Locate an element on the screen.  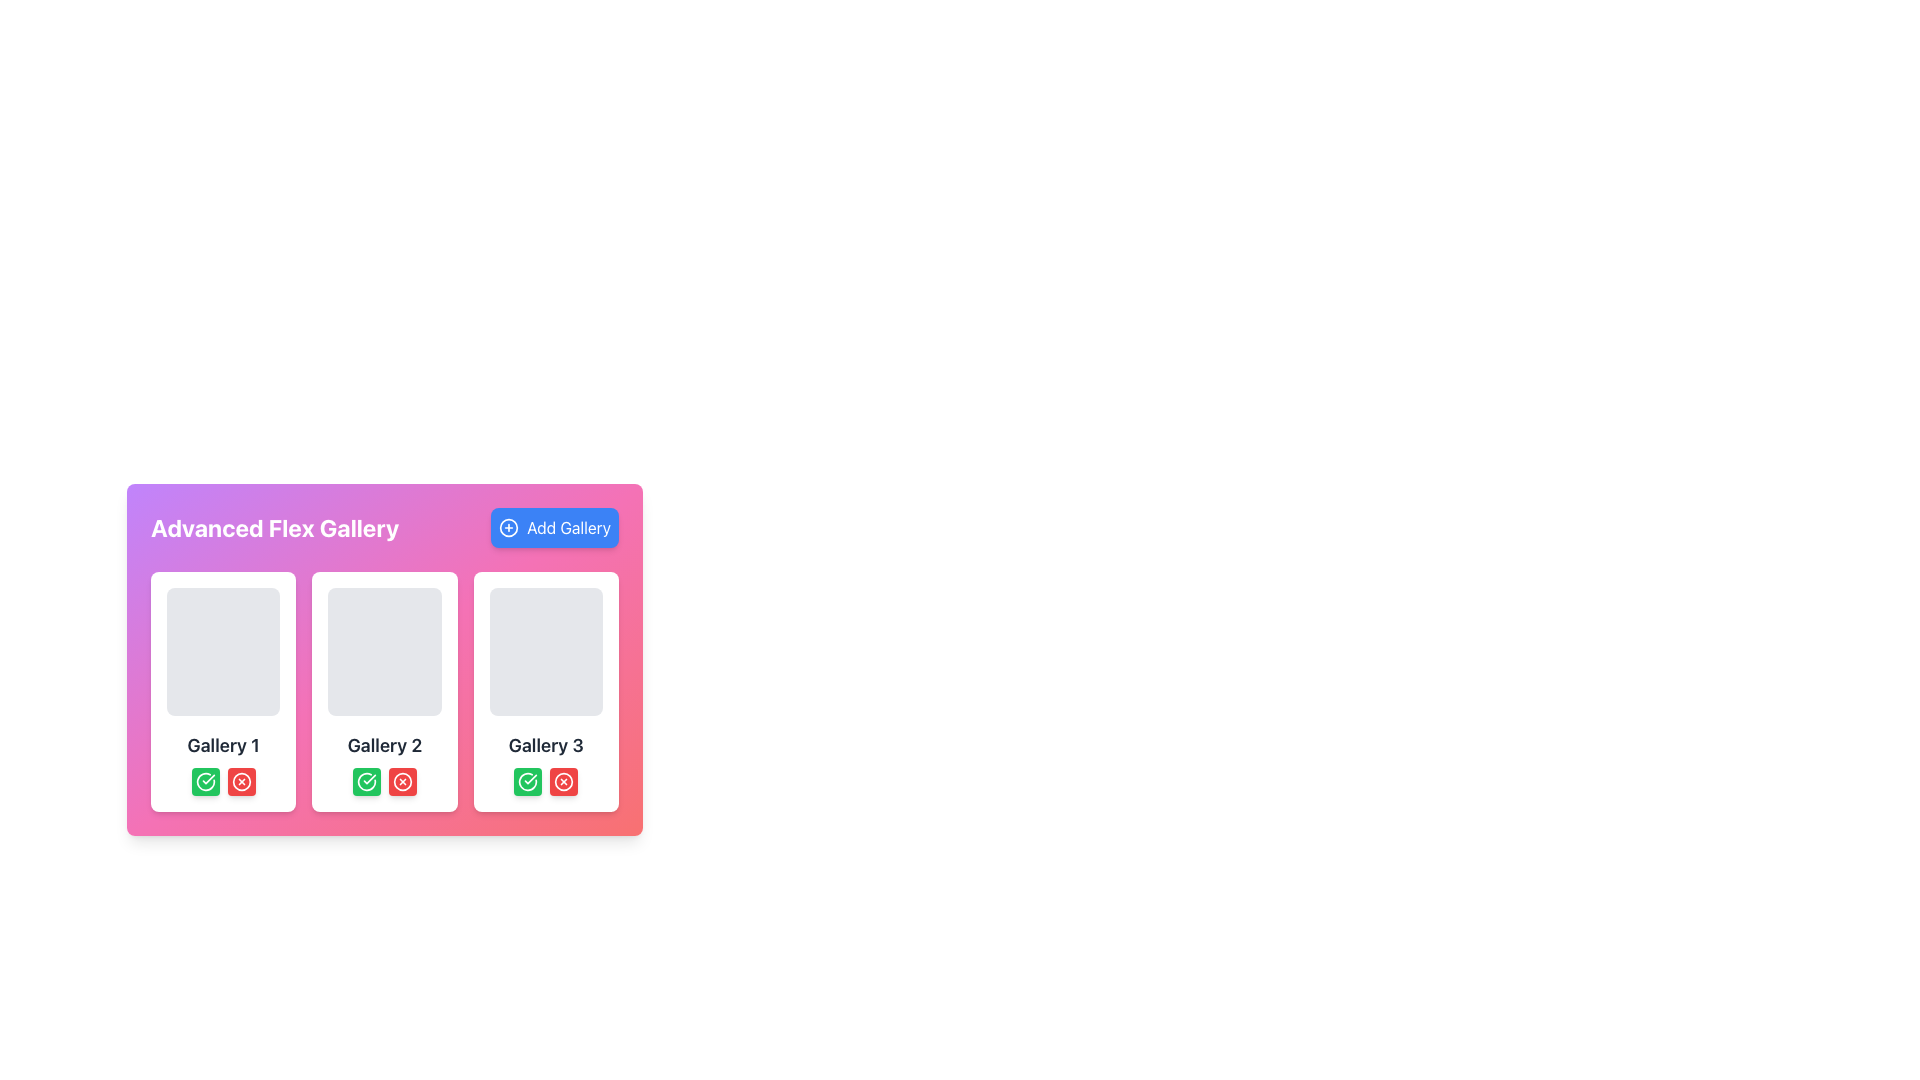
the SVG circle graphic located near the bottom-right corner of the third gallery card in the 'Advanced Flex Gallery' section is located at coordinates (402, 781).